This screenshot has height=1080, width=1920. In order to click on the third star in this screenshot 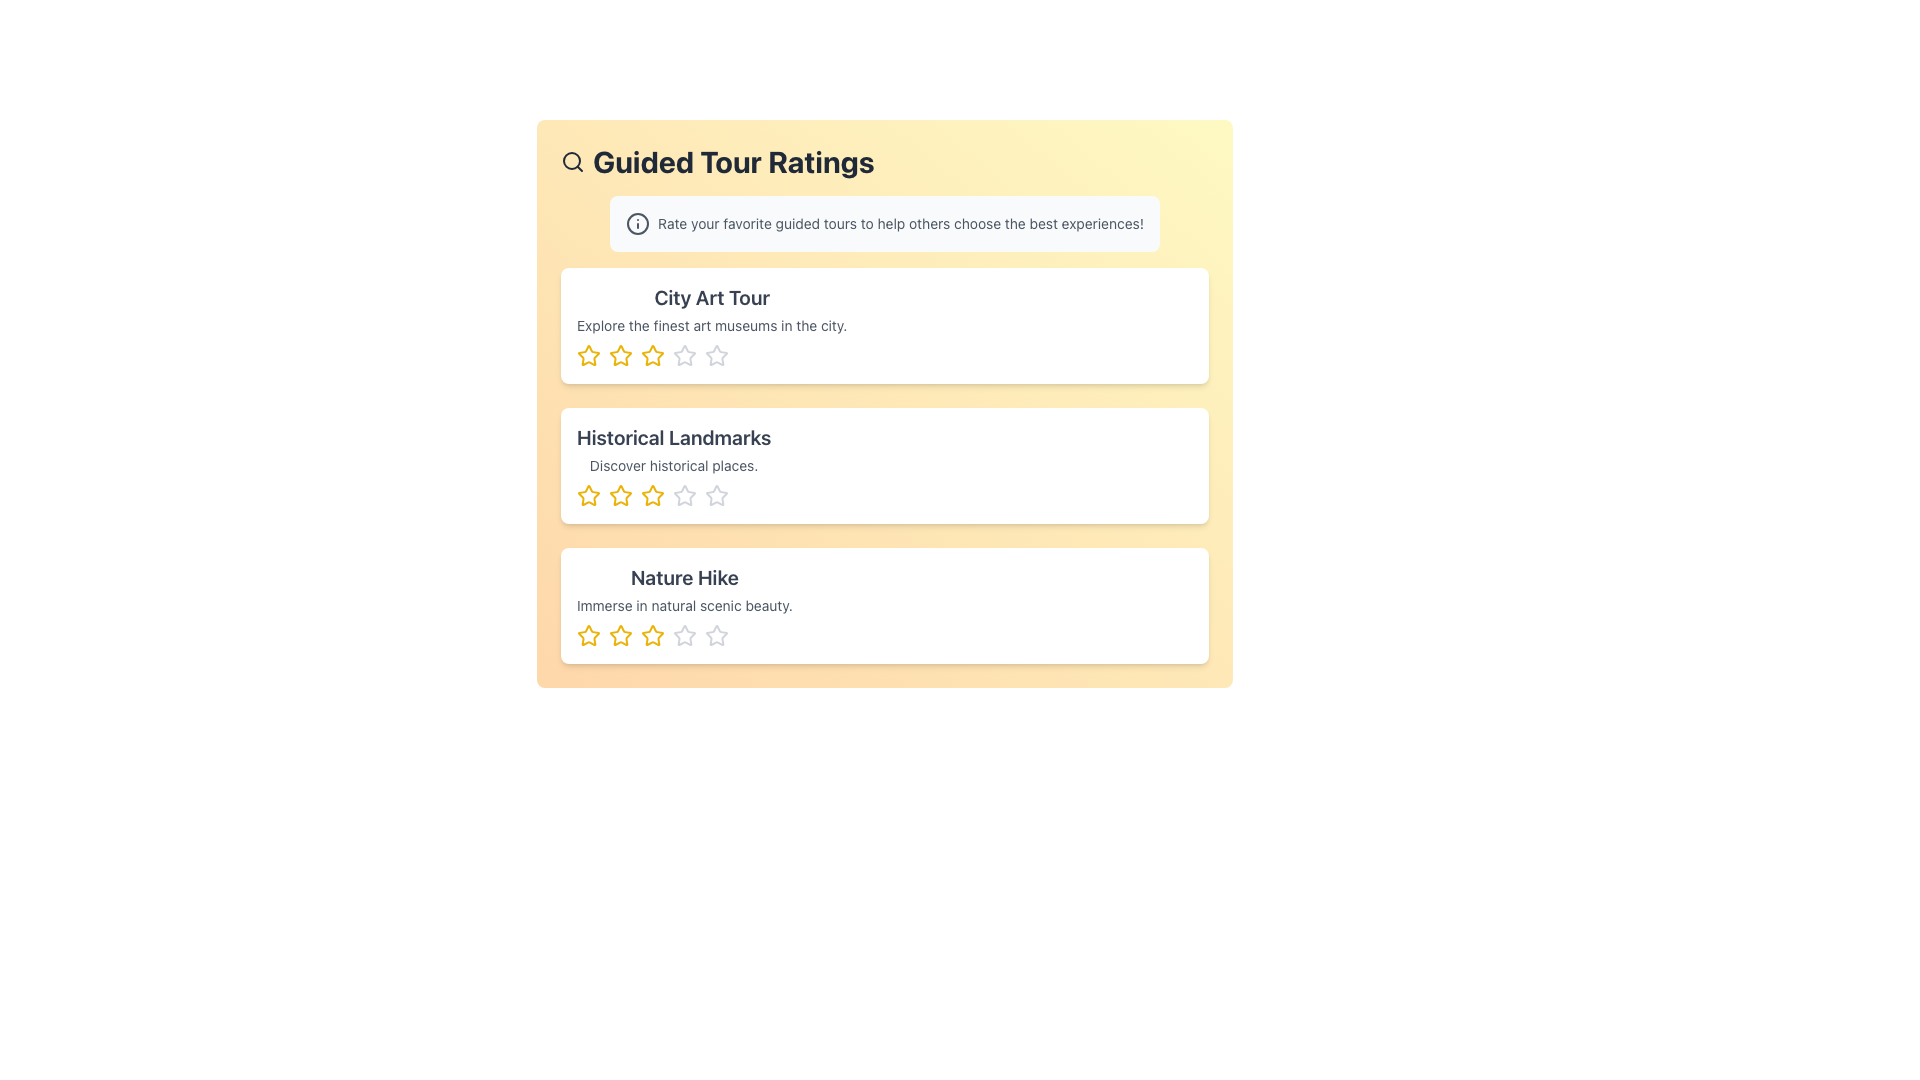, I will do `click(652, 495)`.